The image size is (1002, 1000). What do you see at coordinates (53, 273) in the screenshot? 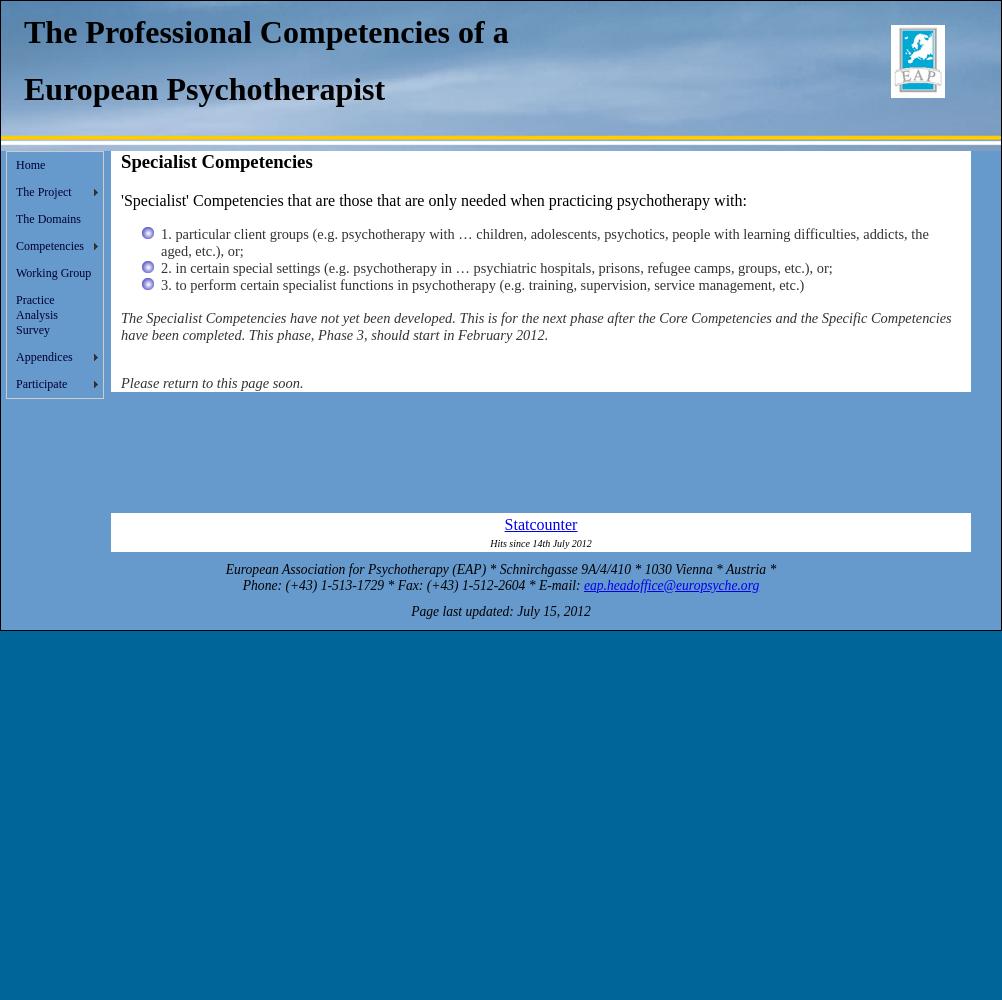
I see `'Working Group'` at bounding box center [53, 273].